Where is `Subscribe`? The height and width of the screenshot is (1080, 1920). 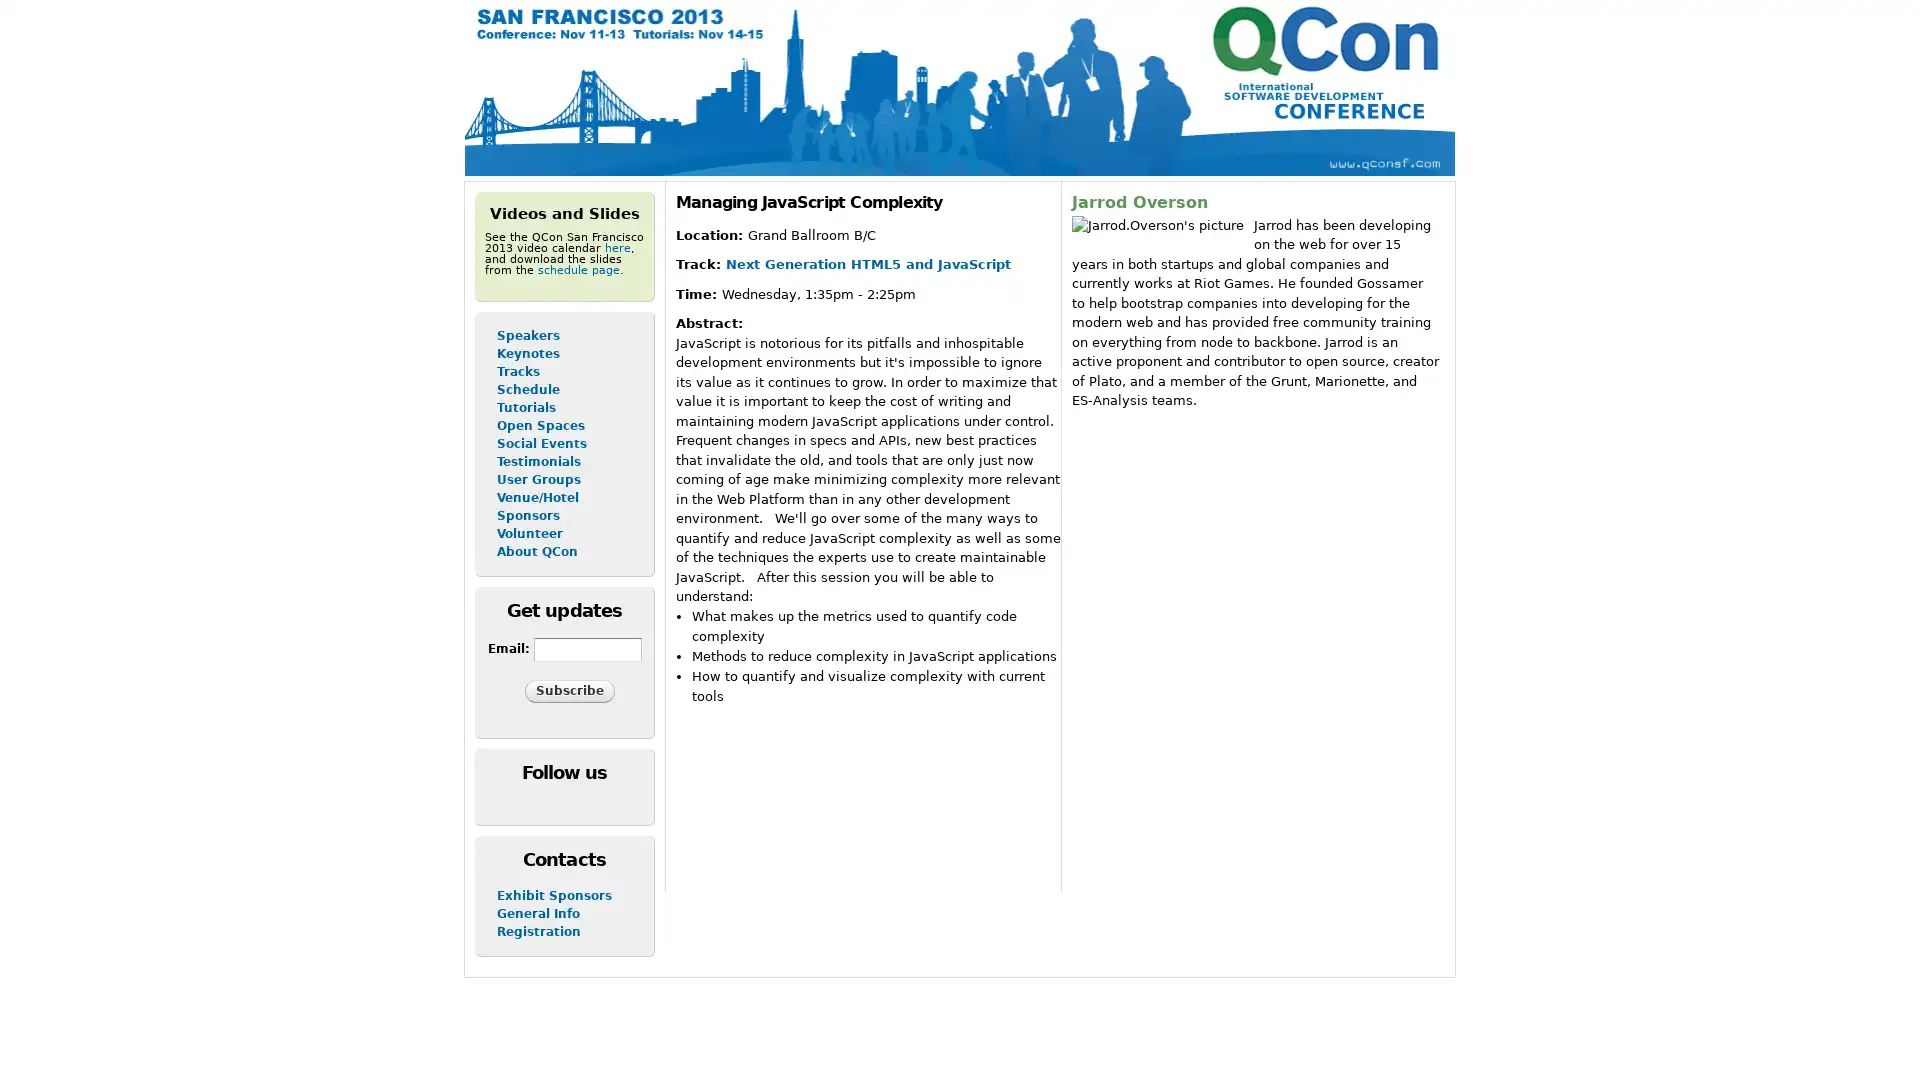
Subscribe is located at coordinates (568, 689).